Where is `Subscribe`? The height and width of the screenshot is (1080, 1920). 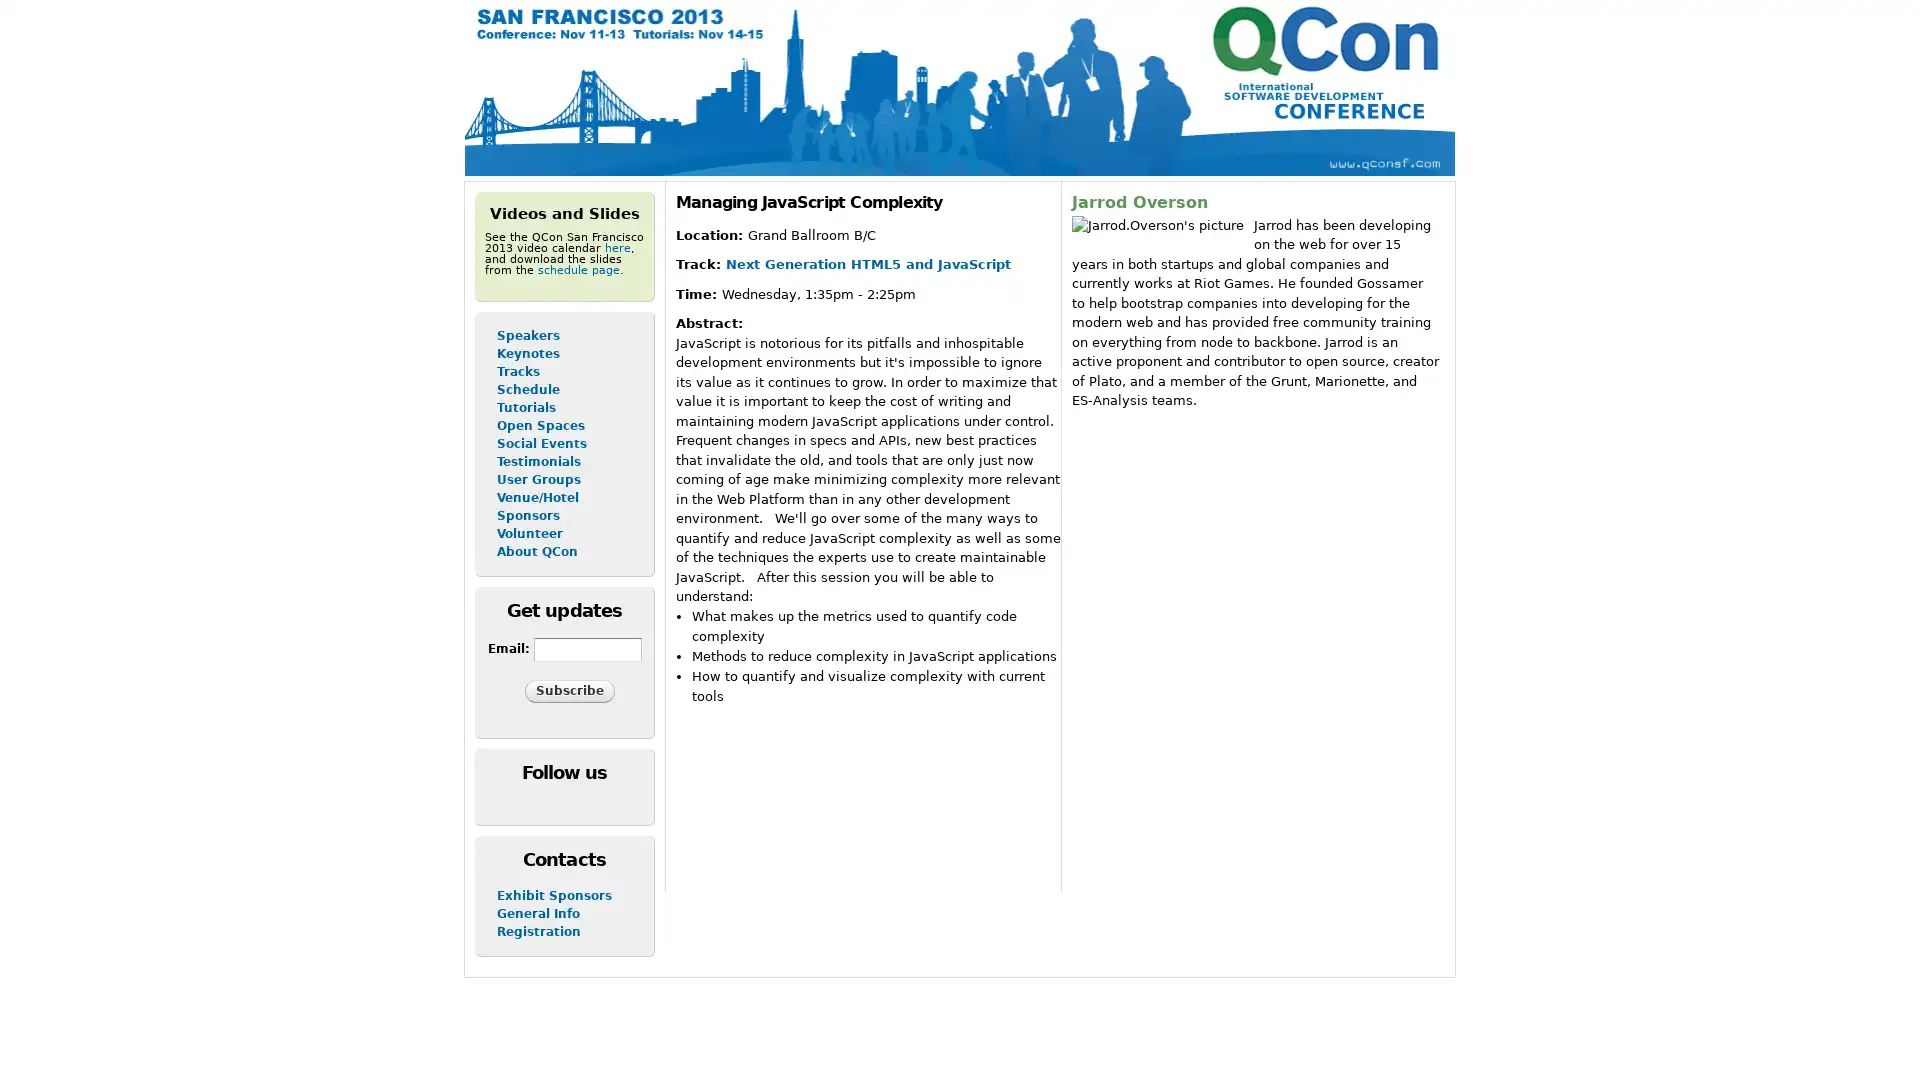
Subscribe is located at coordinates (568, 689).